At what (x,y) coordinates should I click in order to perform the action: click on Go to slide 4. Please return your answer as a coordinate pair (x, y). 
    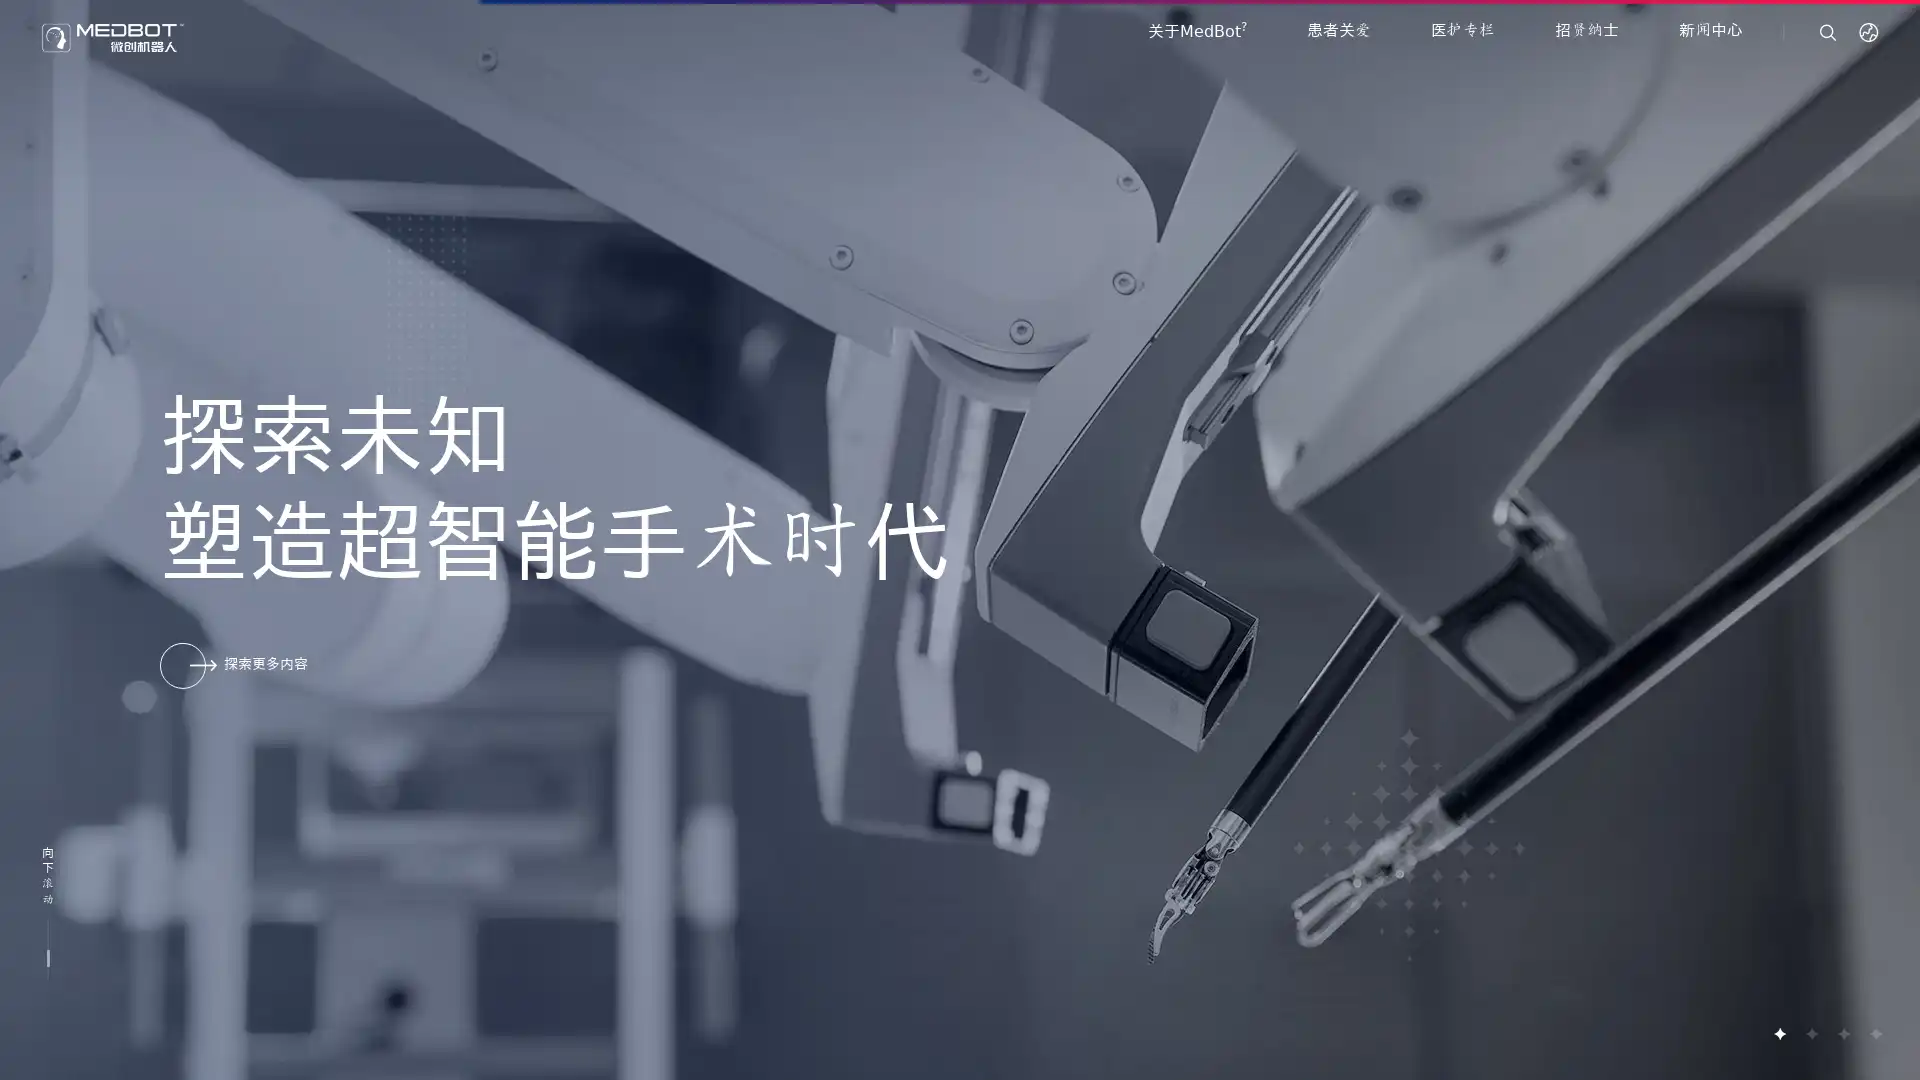
    Looking at the image, I should click on (1874, 1033).